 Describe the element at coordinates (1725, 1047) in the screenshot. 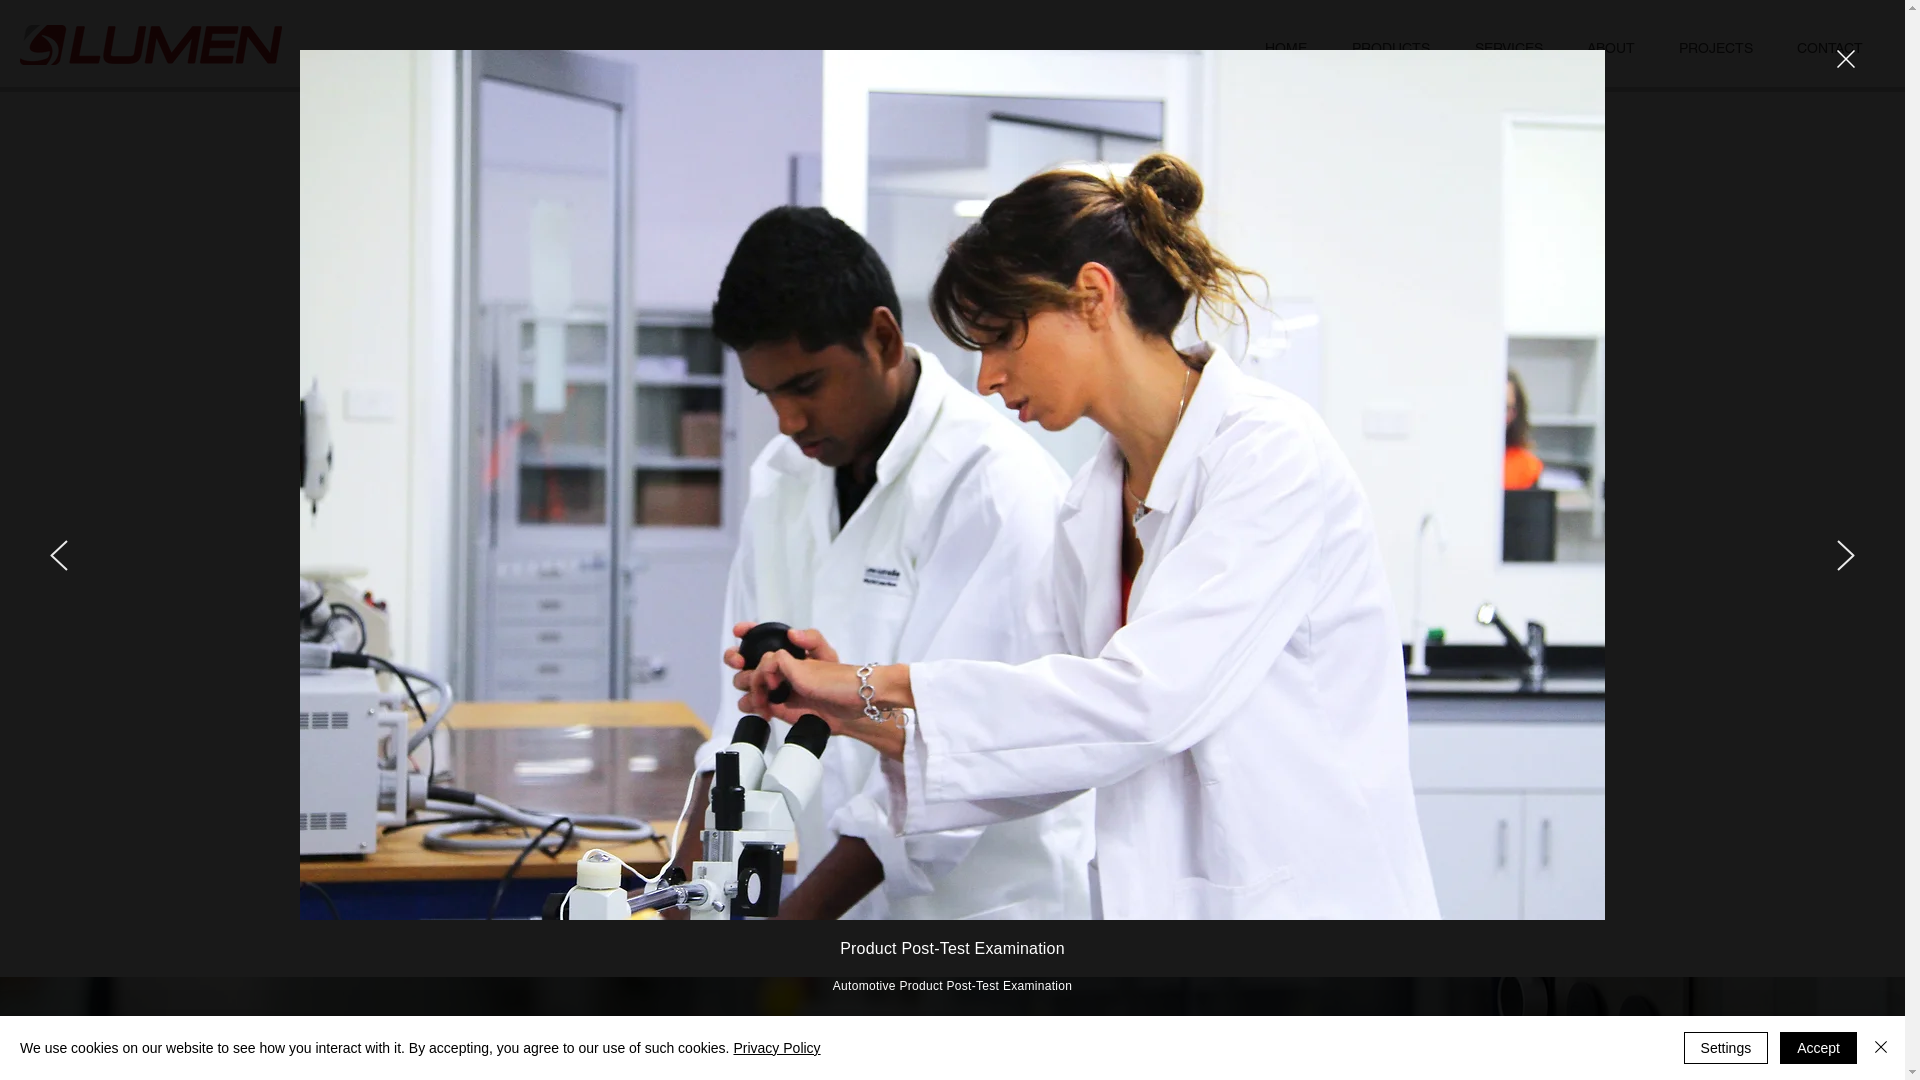

I see `'Settings'` at that location.